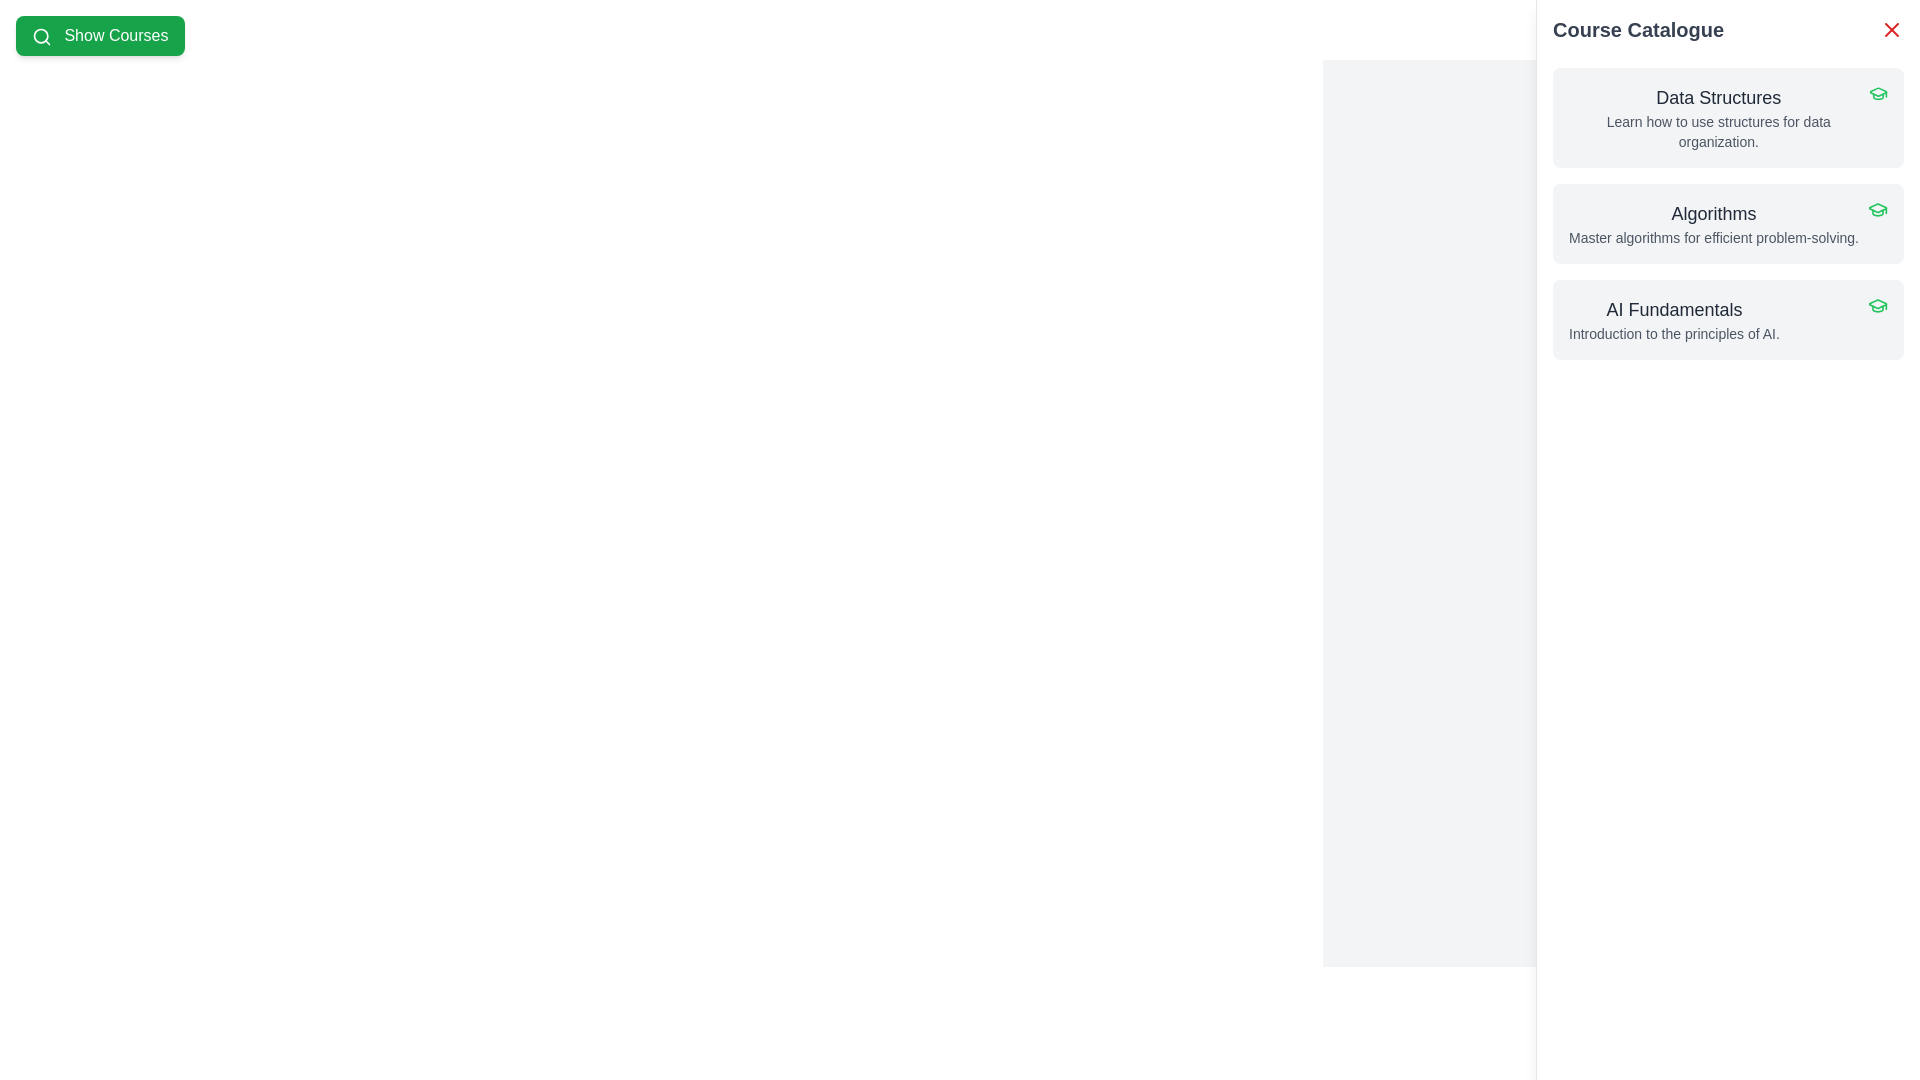 This screenshot has height=1080, width=1920. Describe the element at coordinates (1877, 93) in the screenshot. I see `green graduation cap icon located at the rightmost part of the 'Data Structures' course module in a vertical list of courses` at that location.